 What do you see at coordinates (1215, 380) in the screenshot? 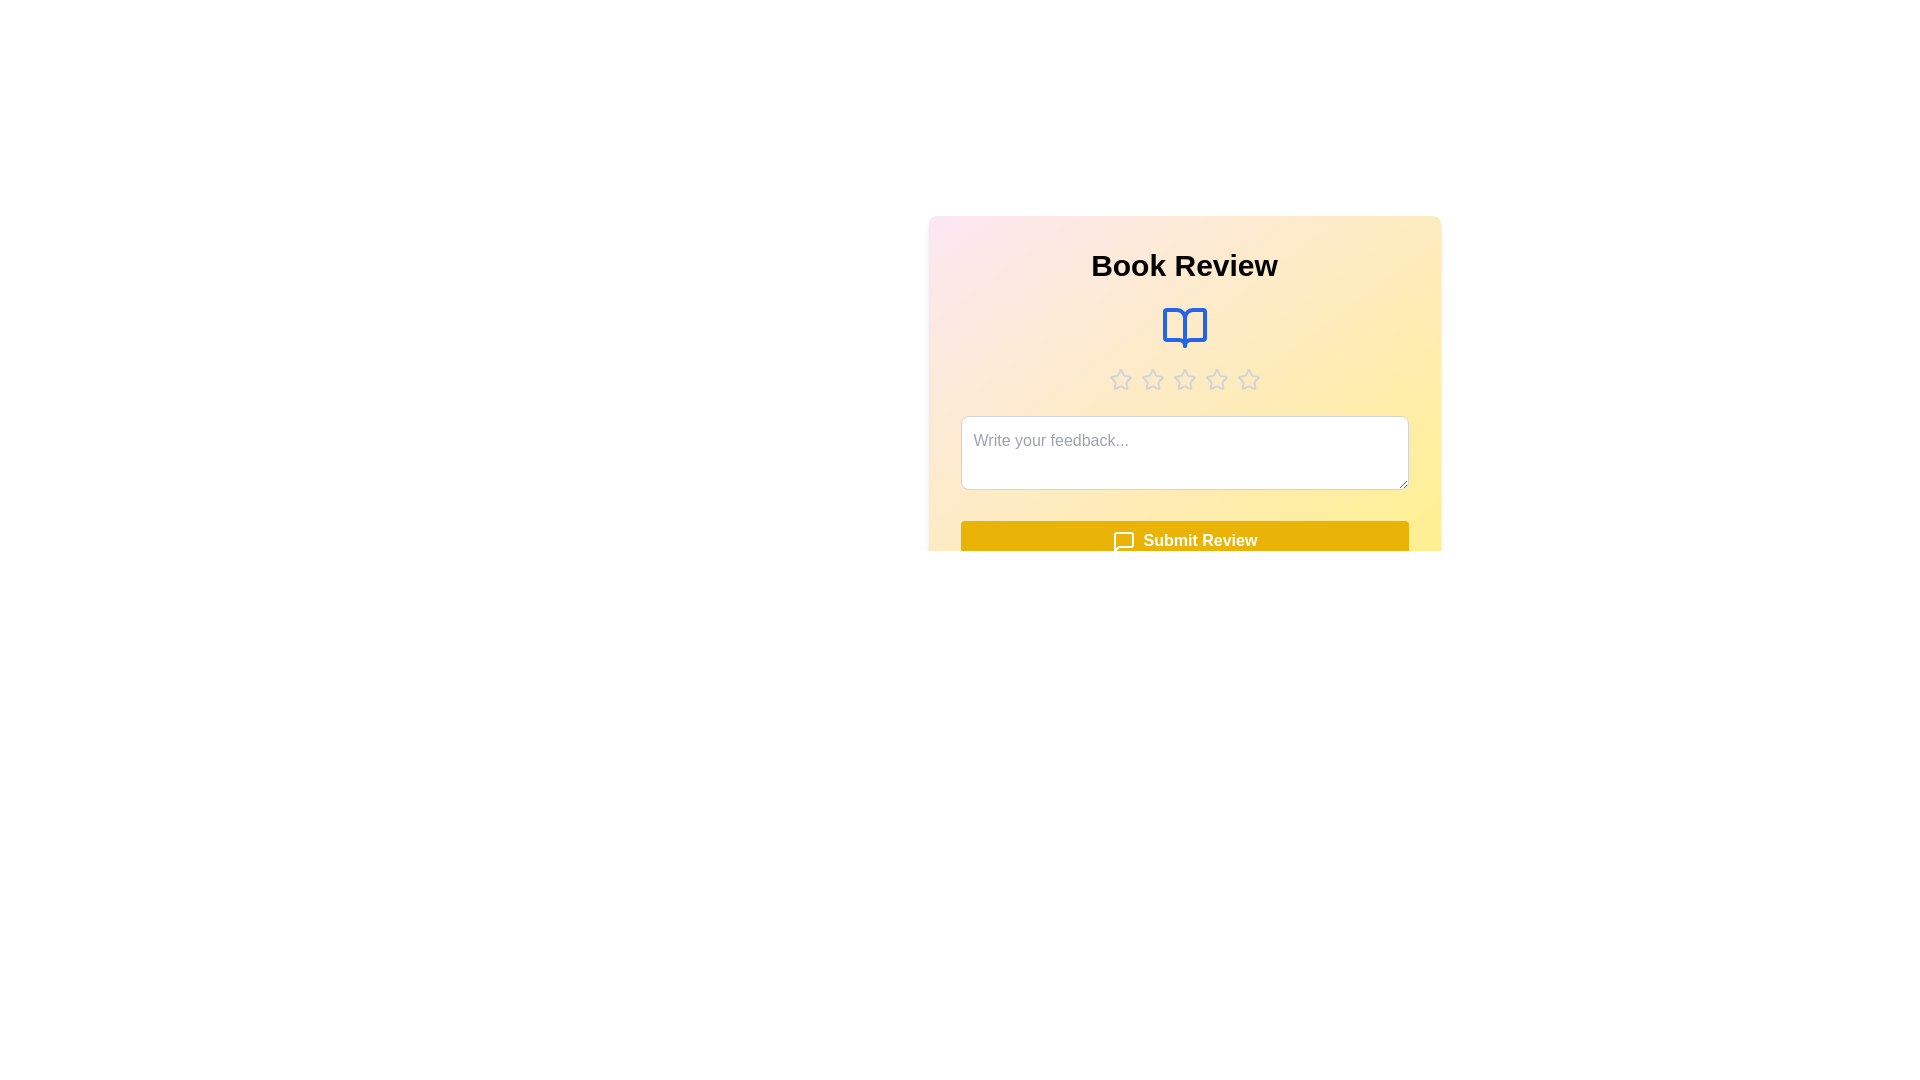
I see `the star corresponding to the desired rating 4` at bounding box center [1215, 380].